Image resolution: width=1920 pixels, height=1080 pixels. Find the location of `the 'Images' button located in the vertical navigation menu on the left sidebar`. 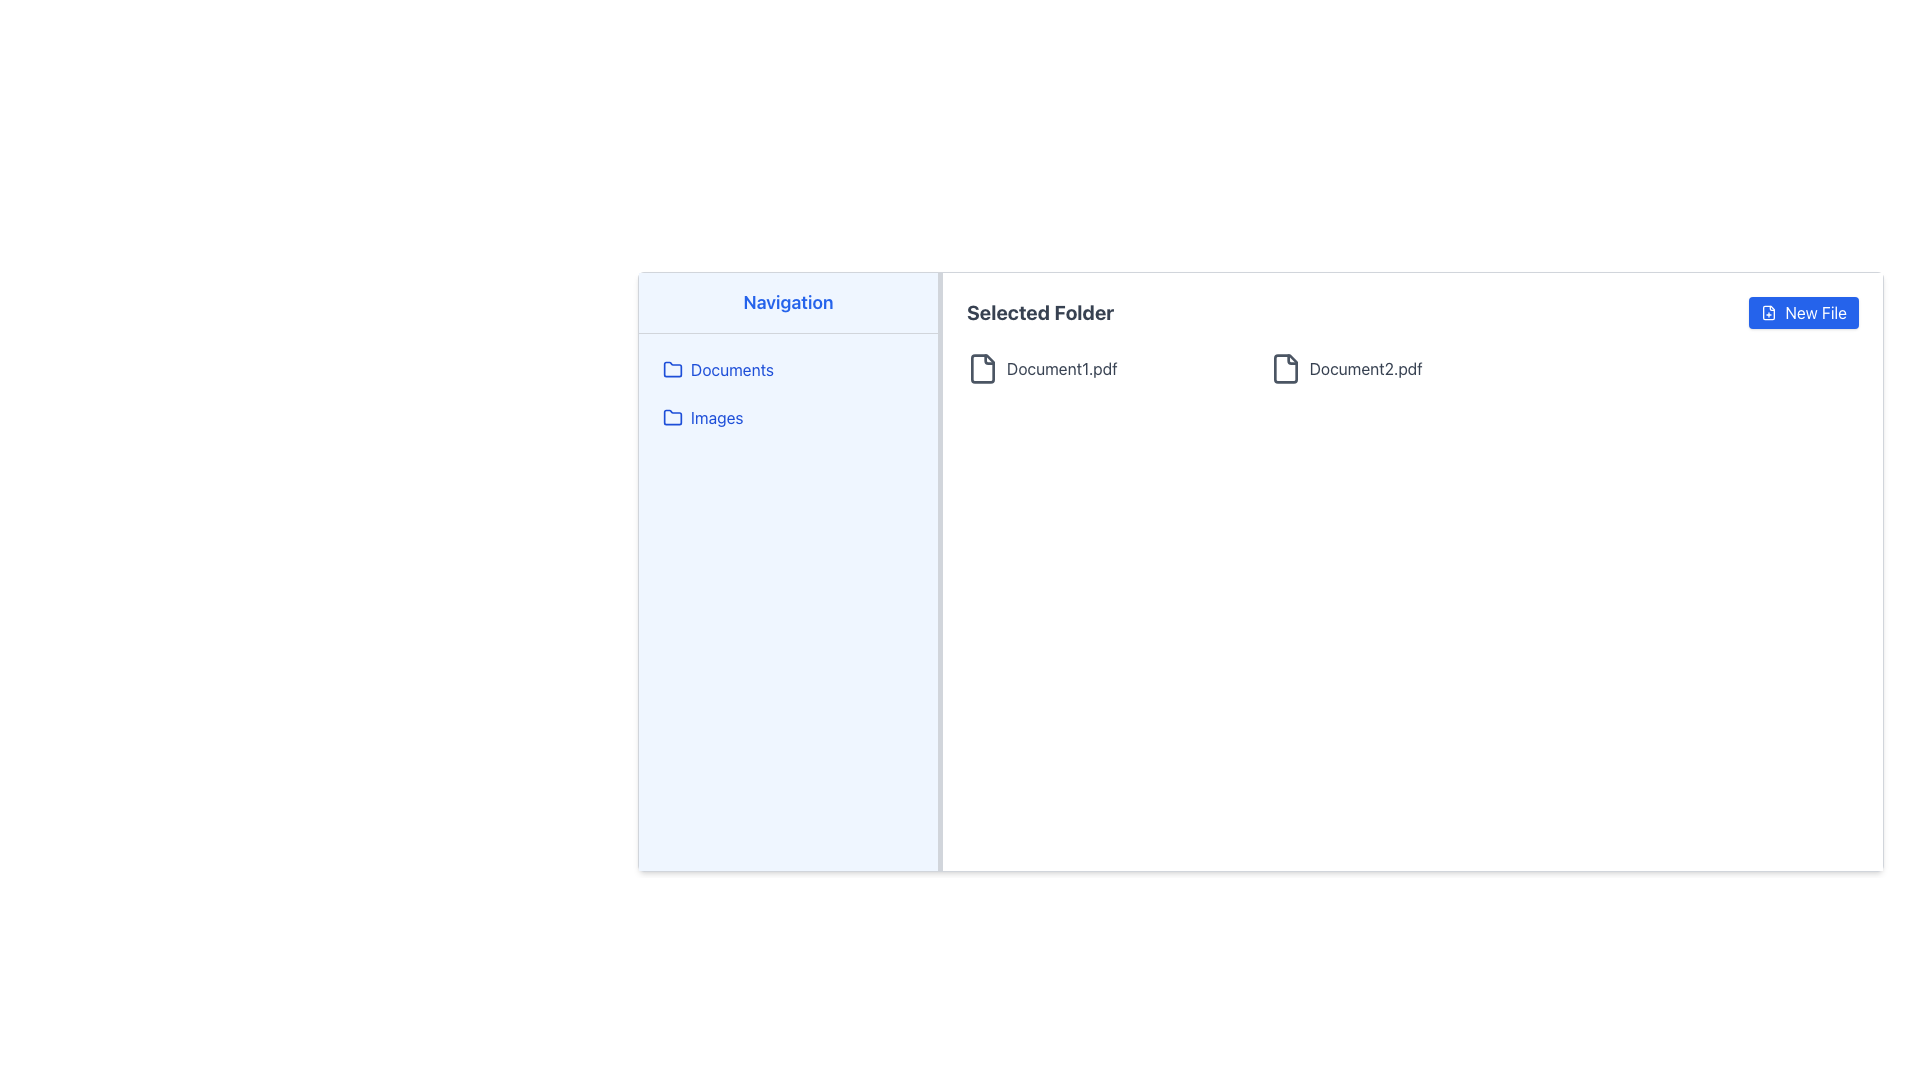

the 'Images' button located in the vertical navigation menu on the left sidebar is located at coordinates (787, 416).